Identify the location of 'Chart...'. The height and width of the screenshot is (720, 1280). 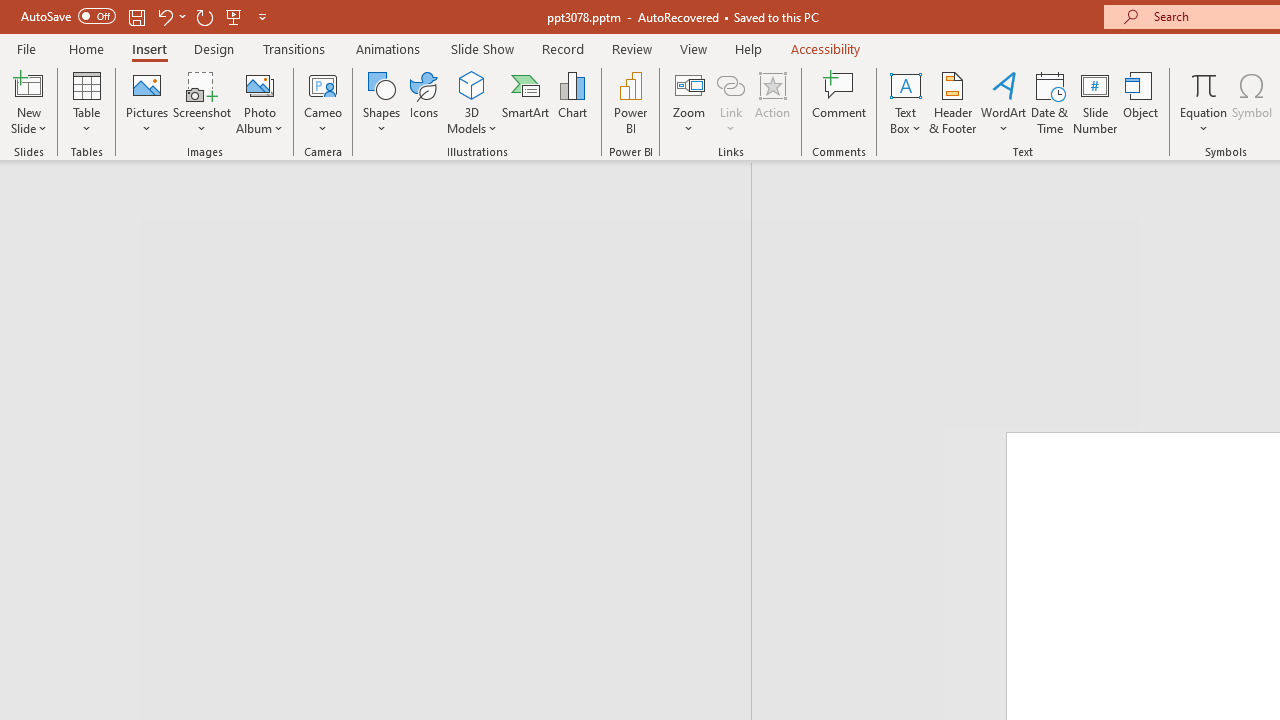
(571, 103).